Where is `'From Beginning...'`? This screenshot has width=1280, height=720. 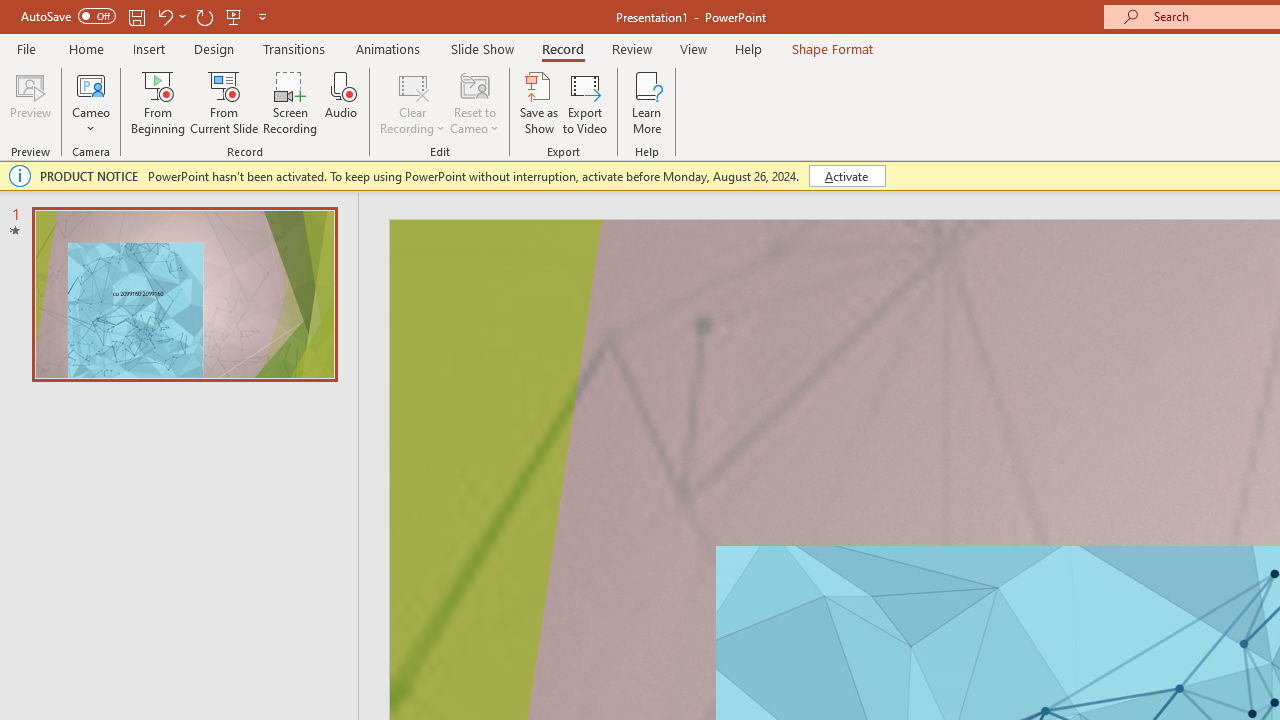 'From Beginning...' is located at coordinates (157, 103).